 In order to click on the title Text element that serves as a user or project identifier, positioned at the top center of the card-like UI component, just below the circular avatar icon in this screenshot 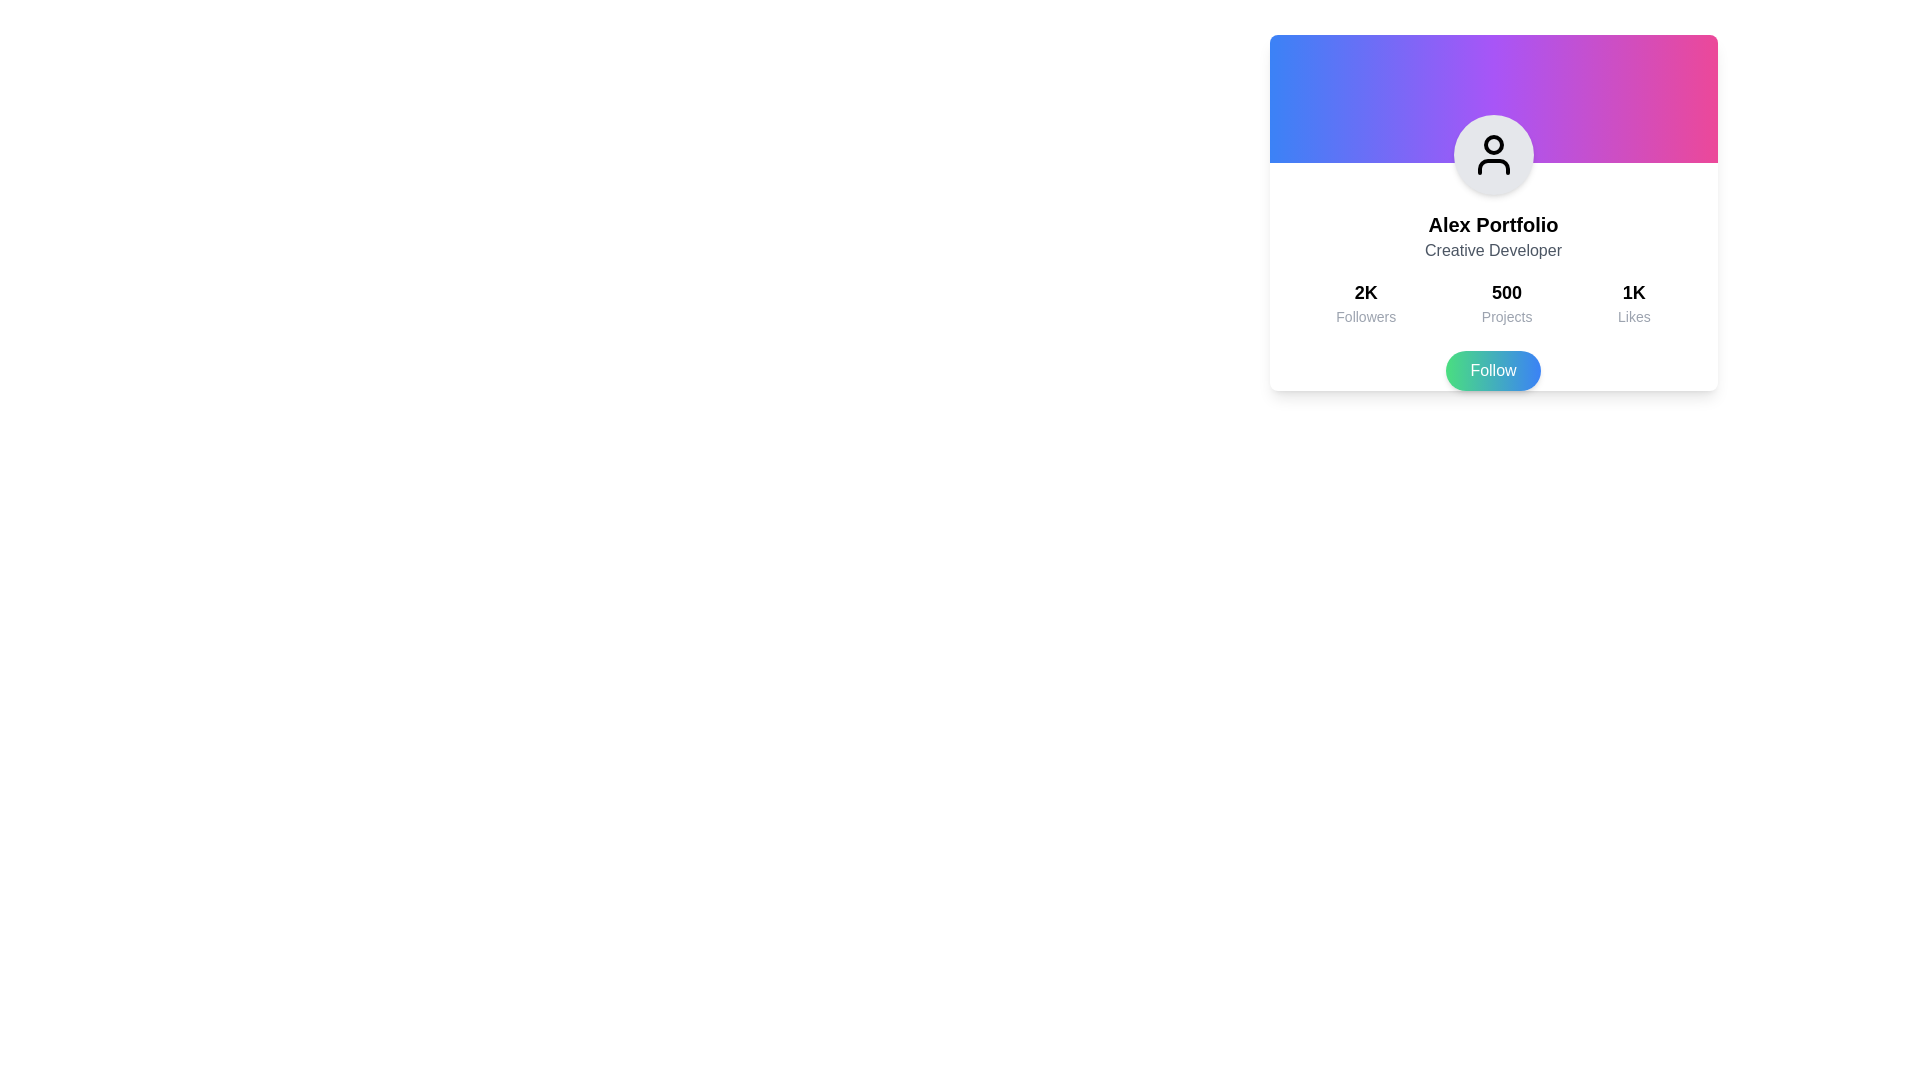, I will do `click(1493, 224)`.